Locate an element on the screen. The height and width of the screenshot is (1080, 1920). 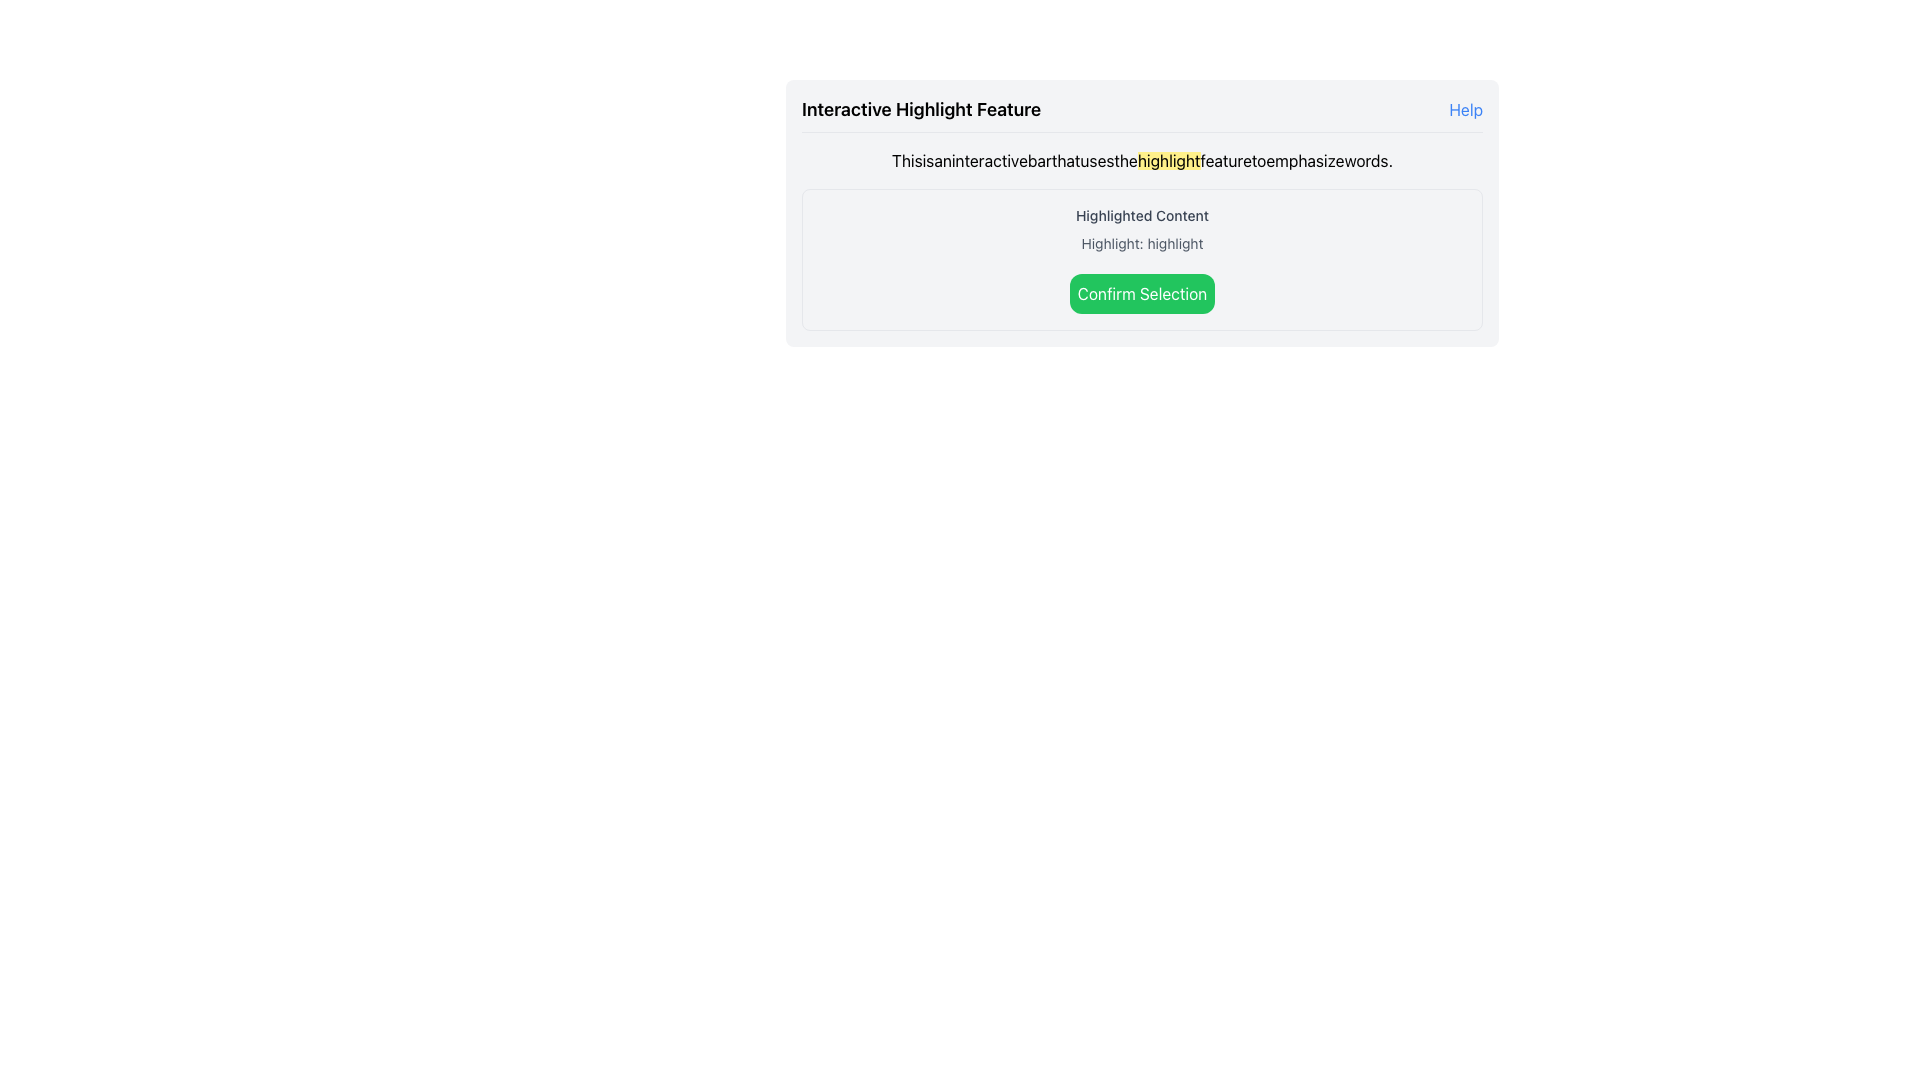
text element containing 'This', which is the first word in the sentence and displayed in a sans-serif font style is located at coordinates (906, 160).